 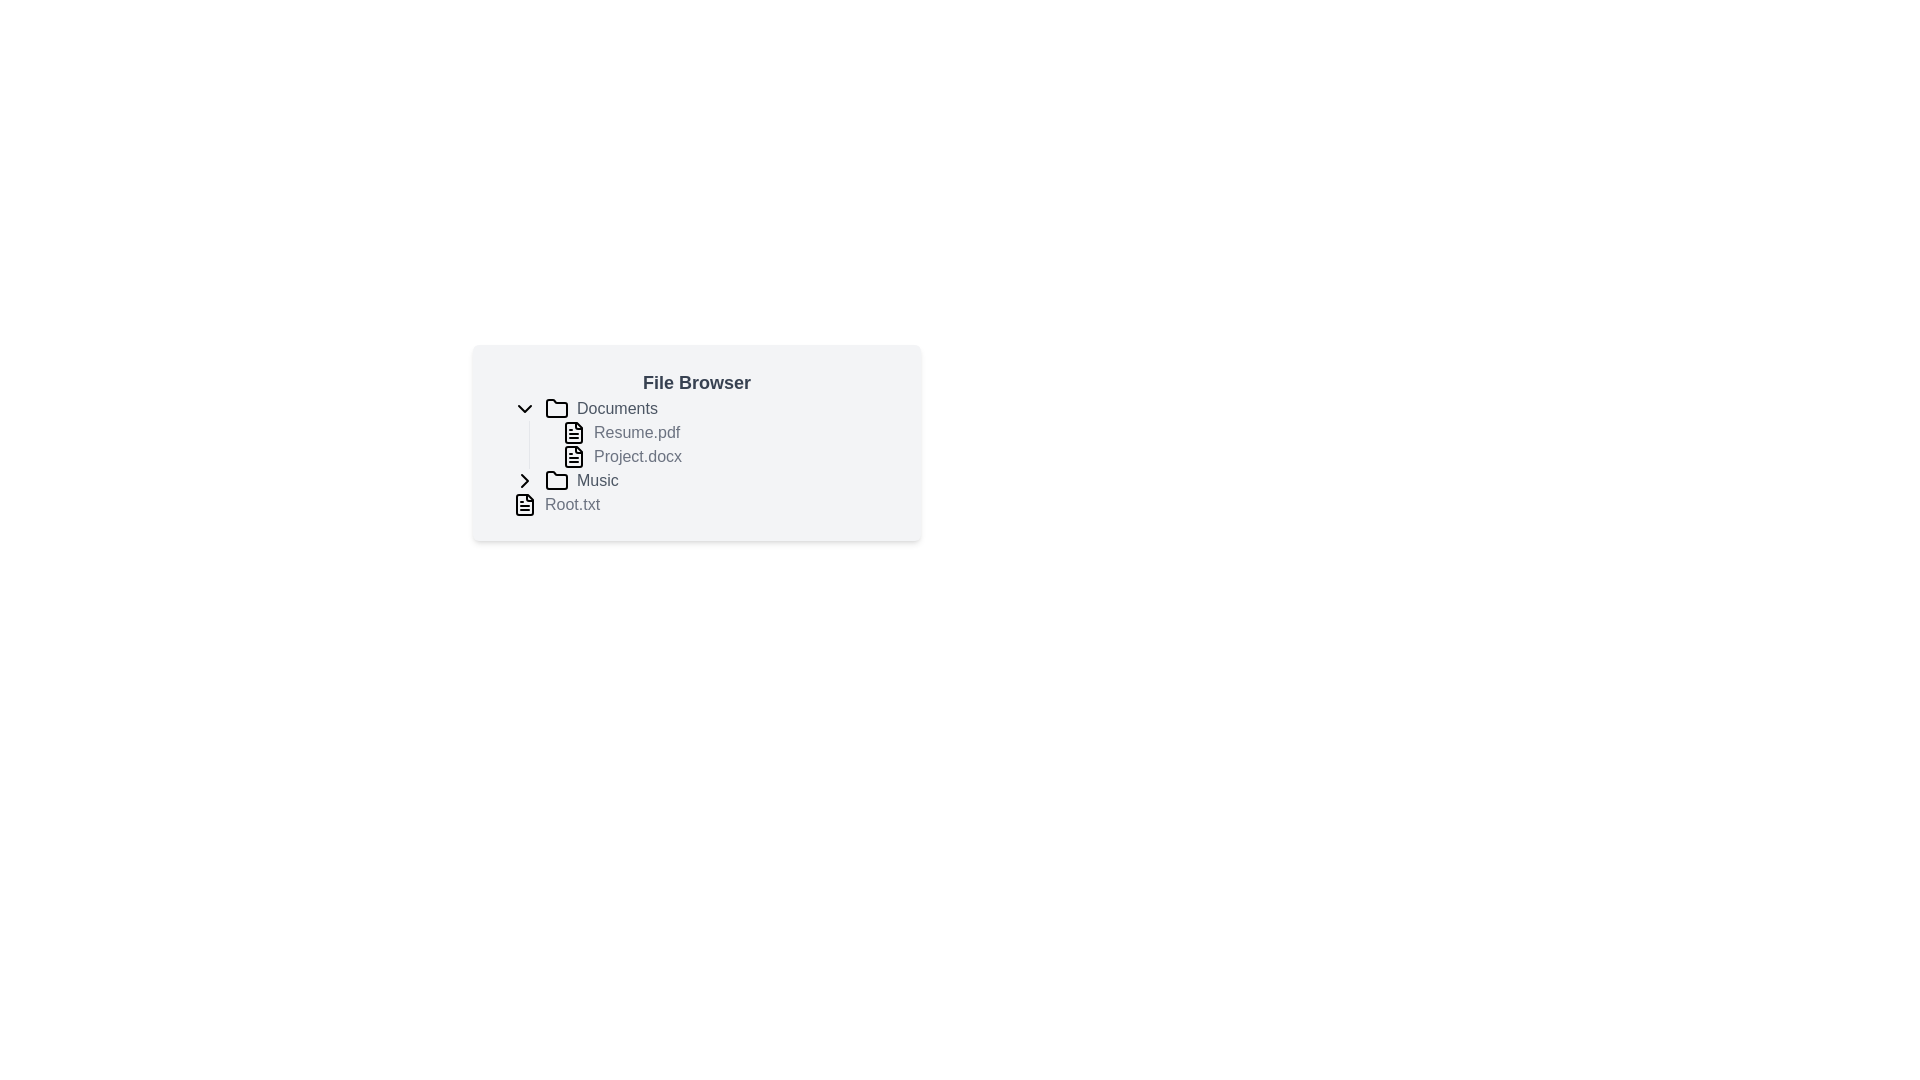 What do you see at coordinates (556, 407) in the screenshot?
I see `the folder icon labeled 'Documents' in the file browser, which is the first item in the vertical list of file and folder items` at bounding box center [556, 407].